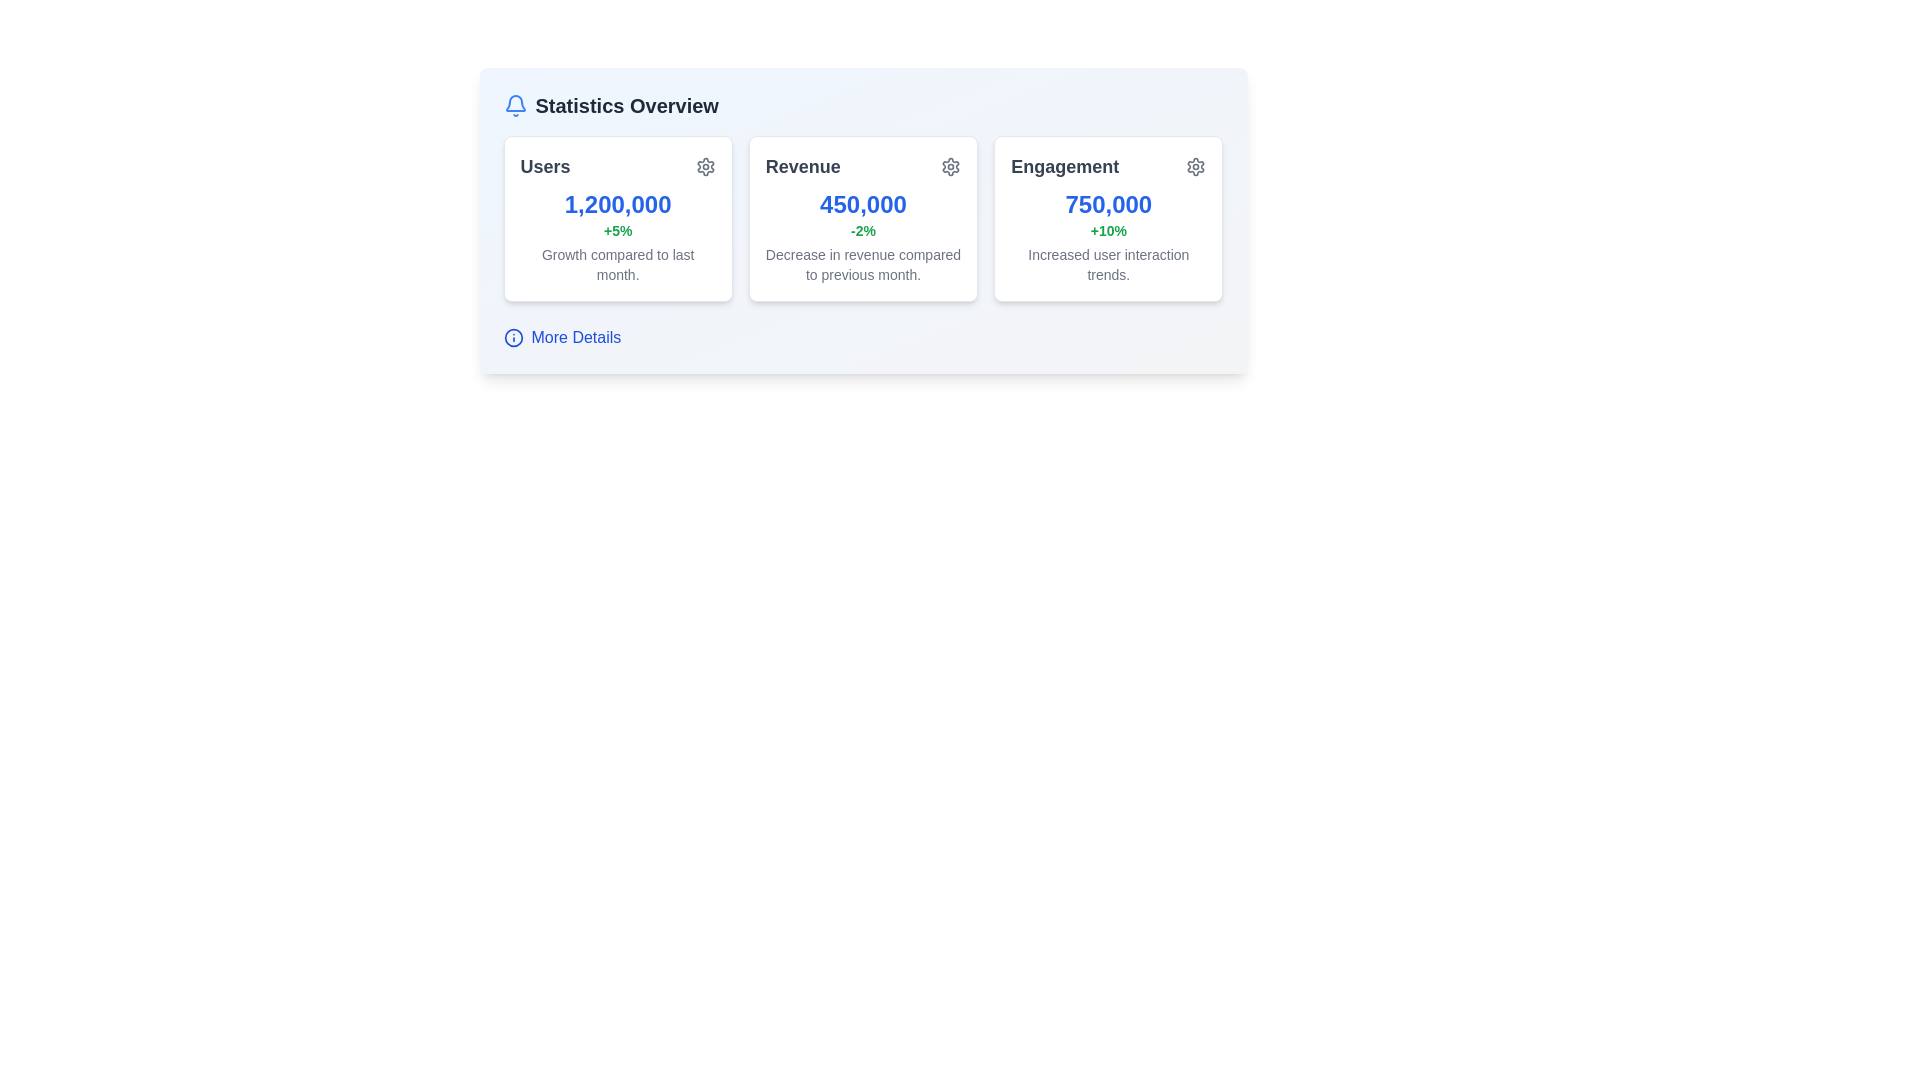 Image resolution: width=1920 pixels, height=1080 pixels. What do you see at coordinates (950, 165) in the screenshot?
I see `the gear icon representing settings in the 'Revenue' card located at the top-right corner of the 'Statistics Overview' section` at bounding box center [950, 165].